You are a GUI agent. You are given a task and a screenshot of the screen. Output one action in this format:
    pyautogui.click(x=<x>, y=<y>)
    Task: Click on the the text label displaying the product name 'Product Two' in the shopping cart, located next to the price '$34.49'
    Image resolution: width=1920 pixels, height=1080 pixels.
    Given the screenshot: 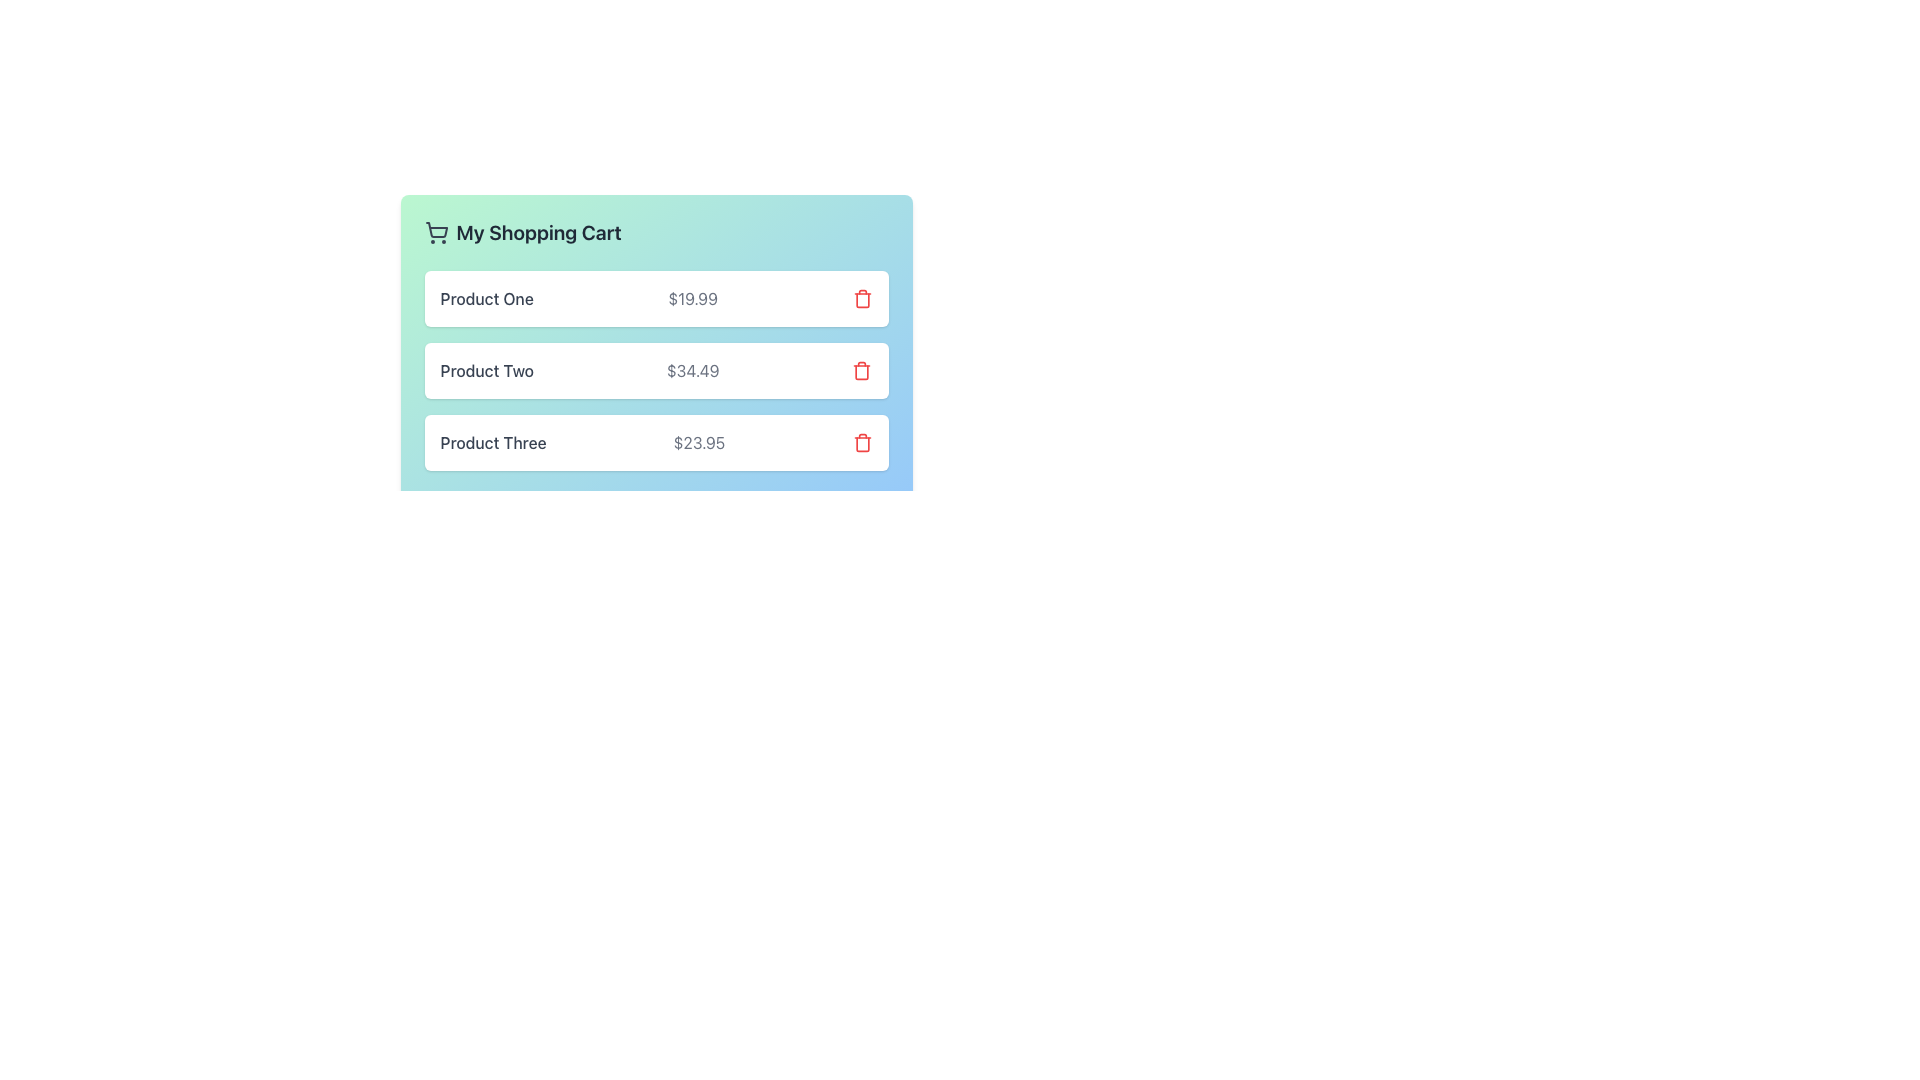 What is the action you would take?
    pyautogui.click(x=487, y=370)
    